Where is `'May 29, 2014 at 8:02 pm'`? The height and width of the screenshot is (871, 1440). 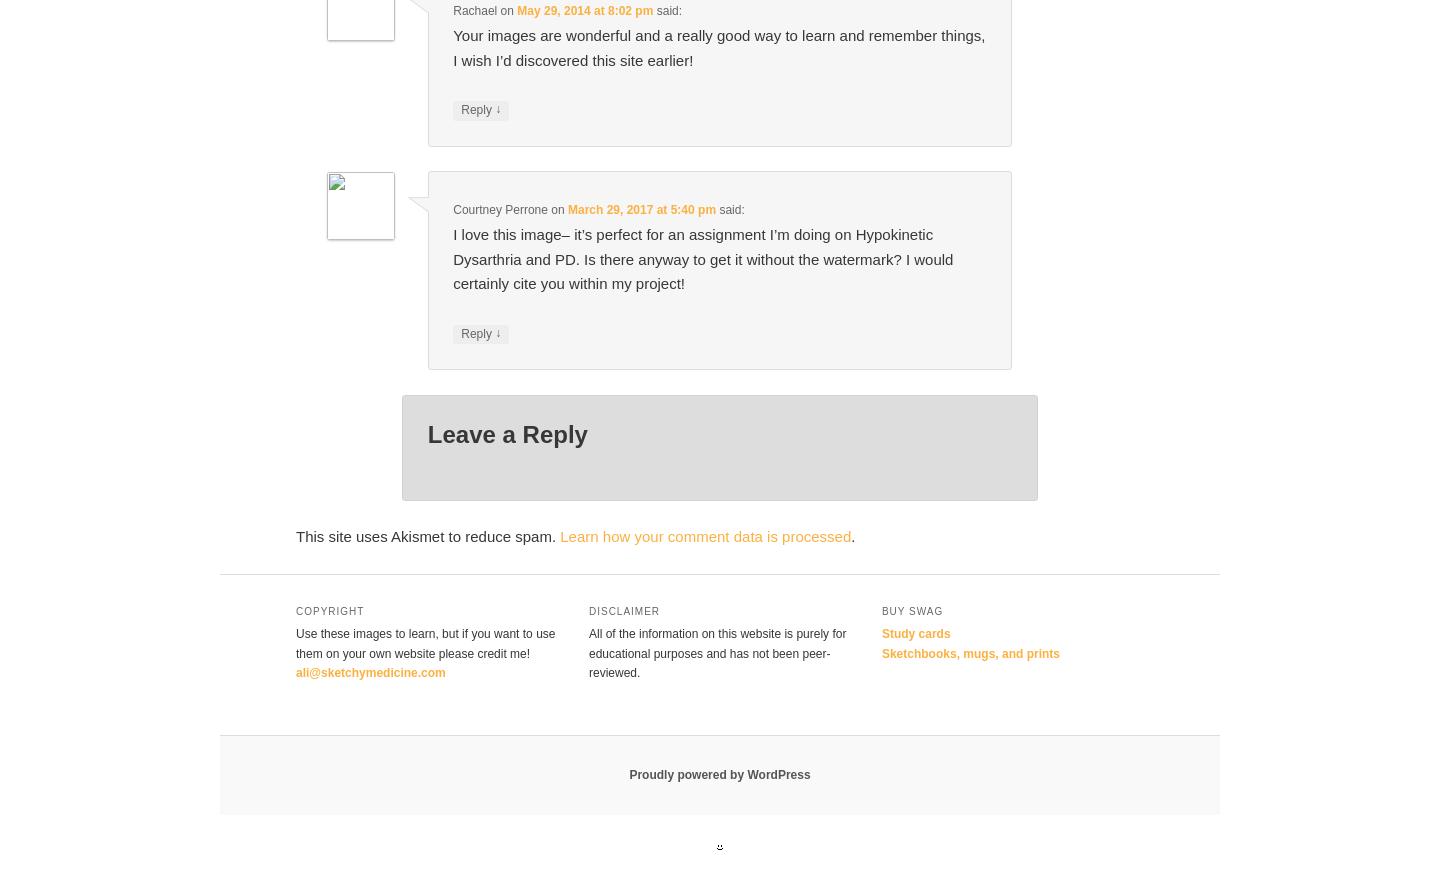 'May 29, 2014 at 8:02 pm' is located at coordinates (515, 9).